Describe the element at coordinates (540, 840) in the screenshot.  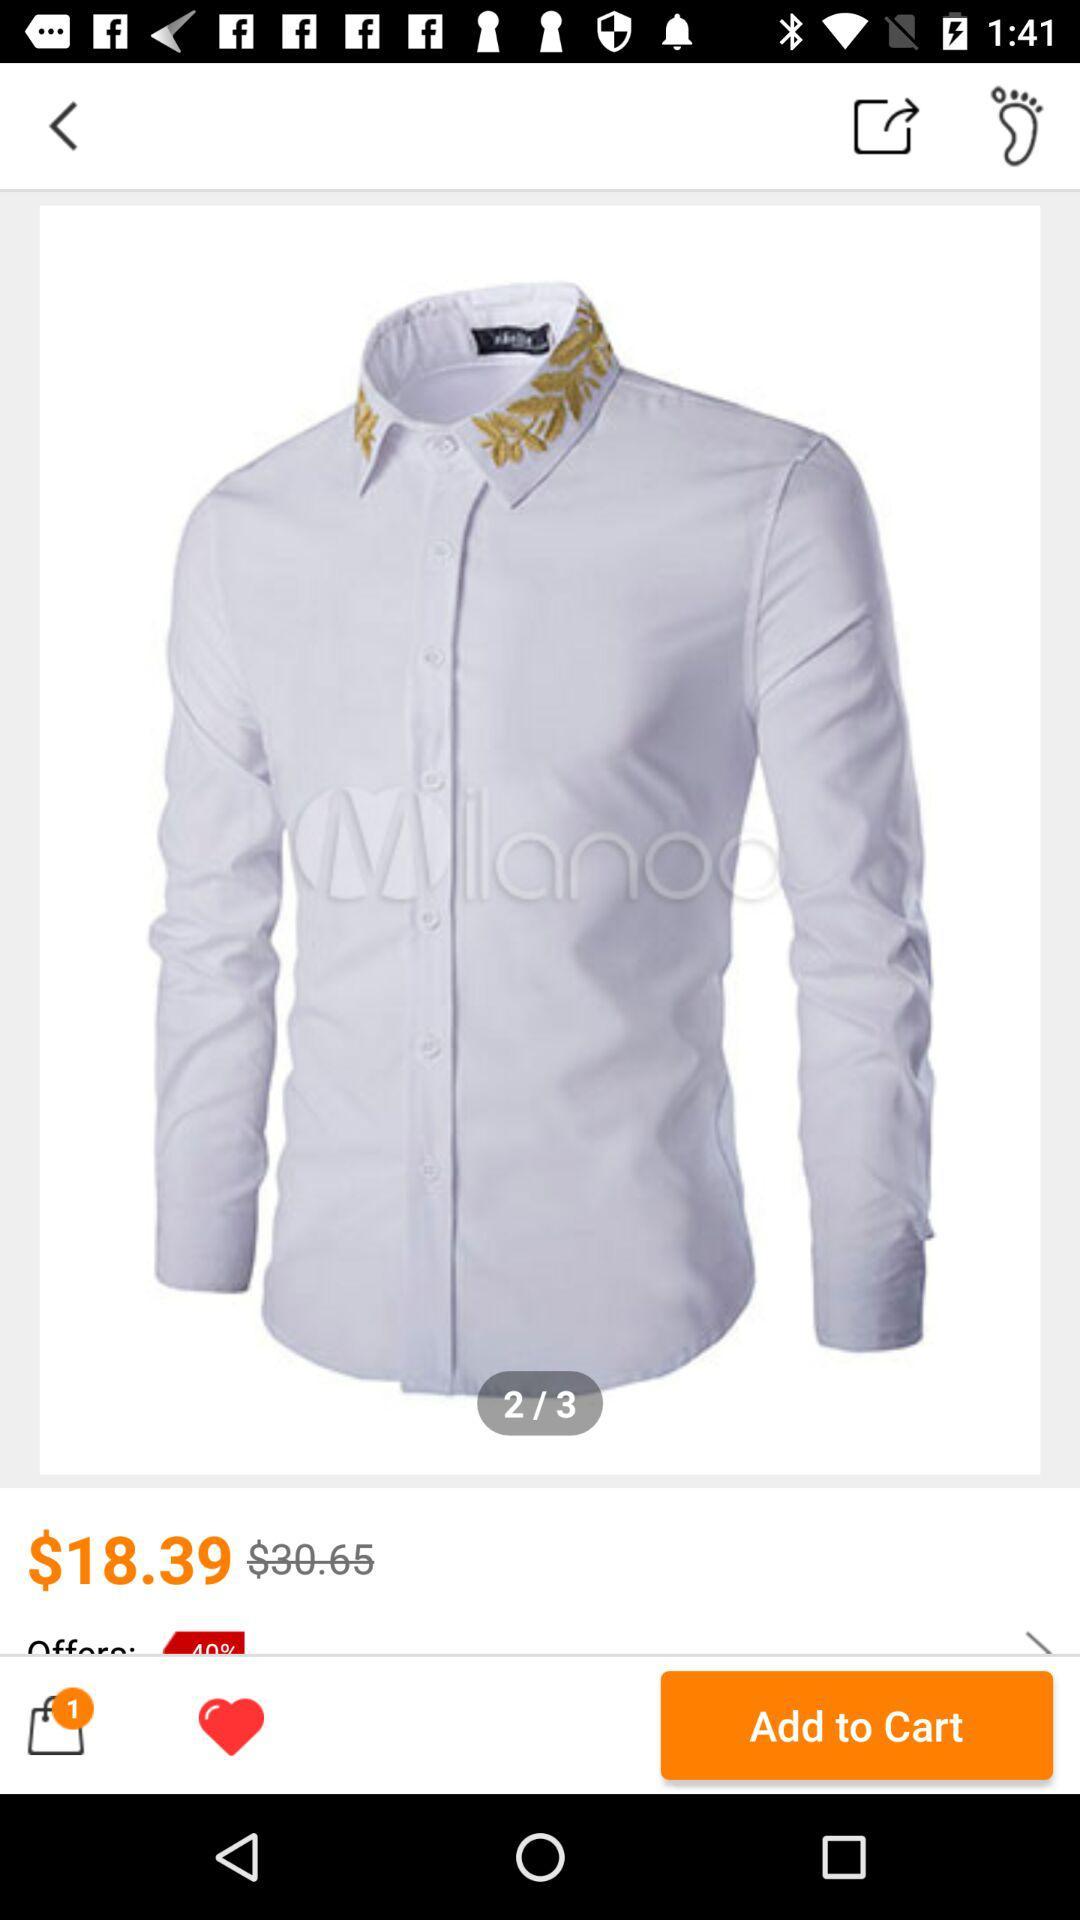
I see `picture 2 of 3 of item` at that location.